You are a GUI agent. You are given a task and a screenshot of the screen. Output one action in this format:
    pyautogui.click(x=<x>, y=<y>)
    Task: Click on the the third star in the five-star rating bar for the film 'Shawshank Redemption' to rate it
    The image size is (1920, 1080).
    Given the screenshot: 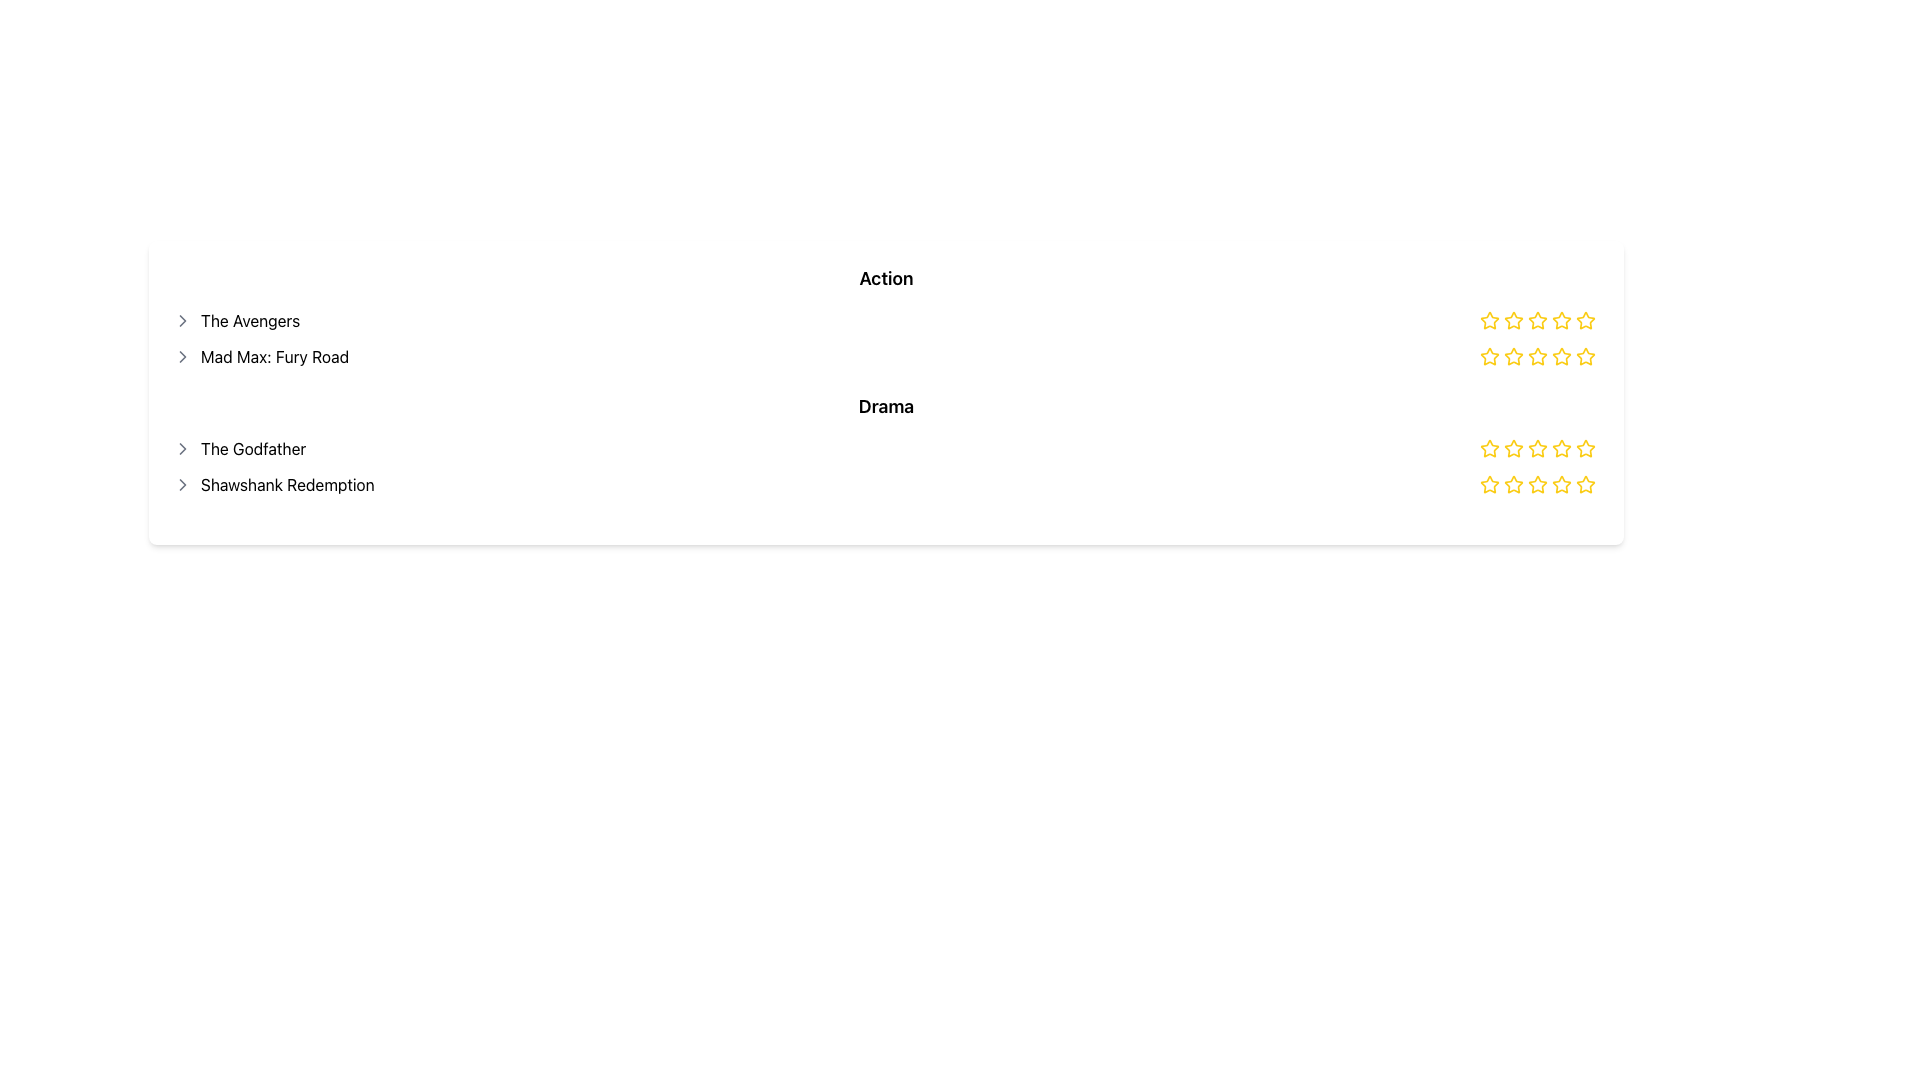 What is the action you would take?
    pyautogui.click(x=1536, y=484)
    